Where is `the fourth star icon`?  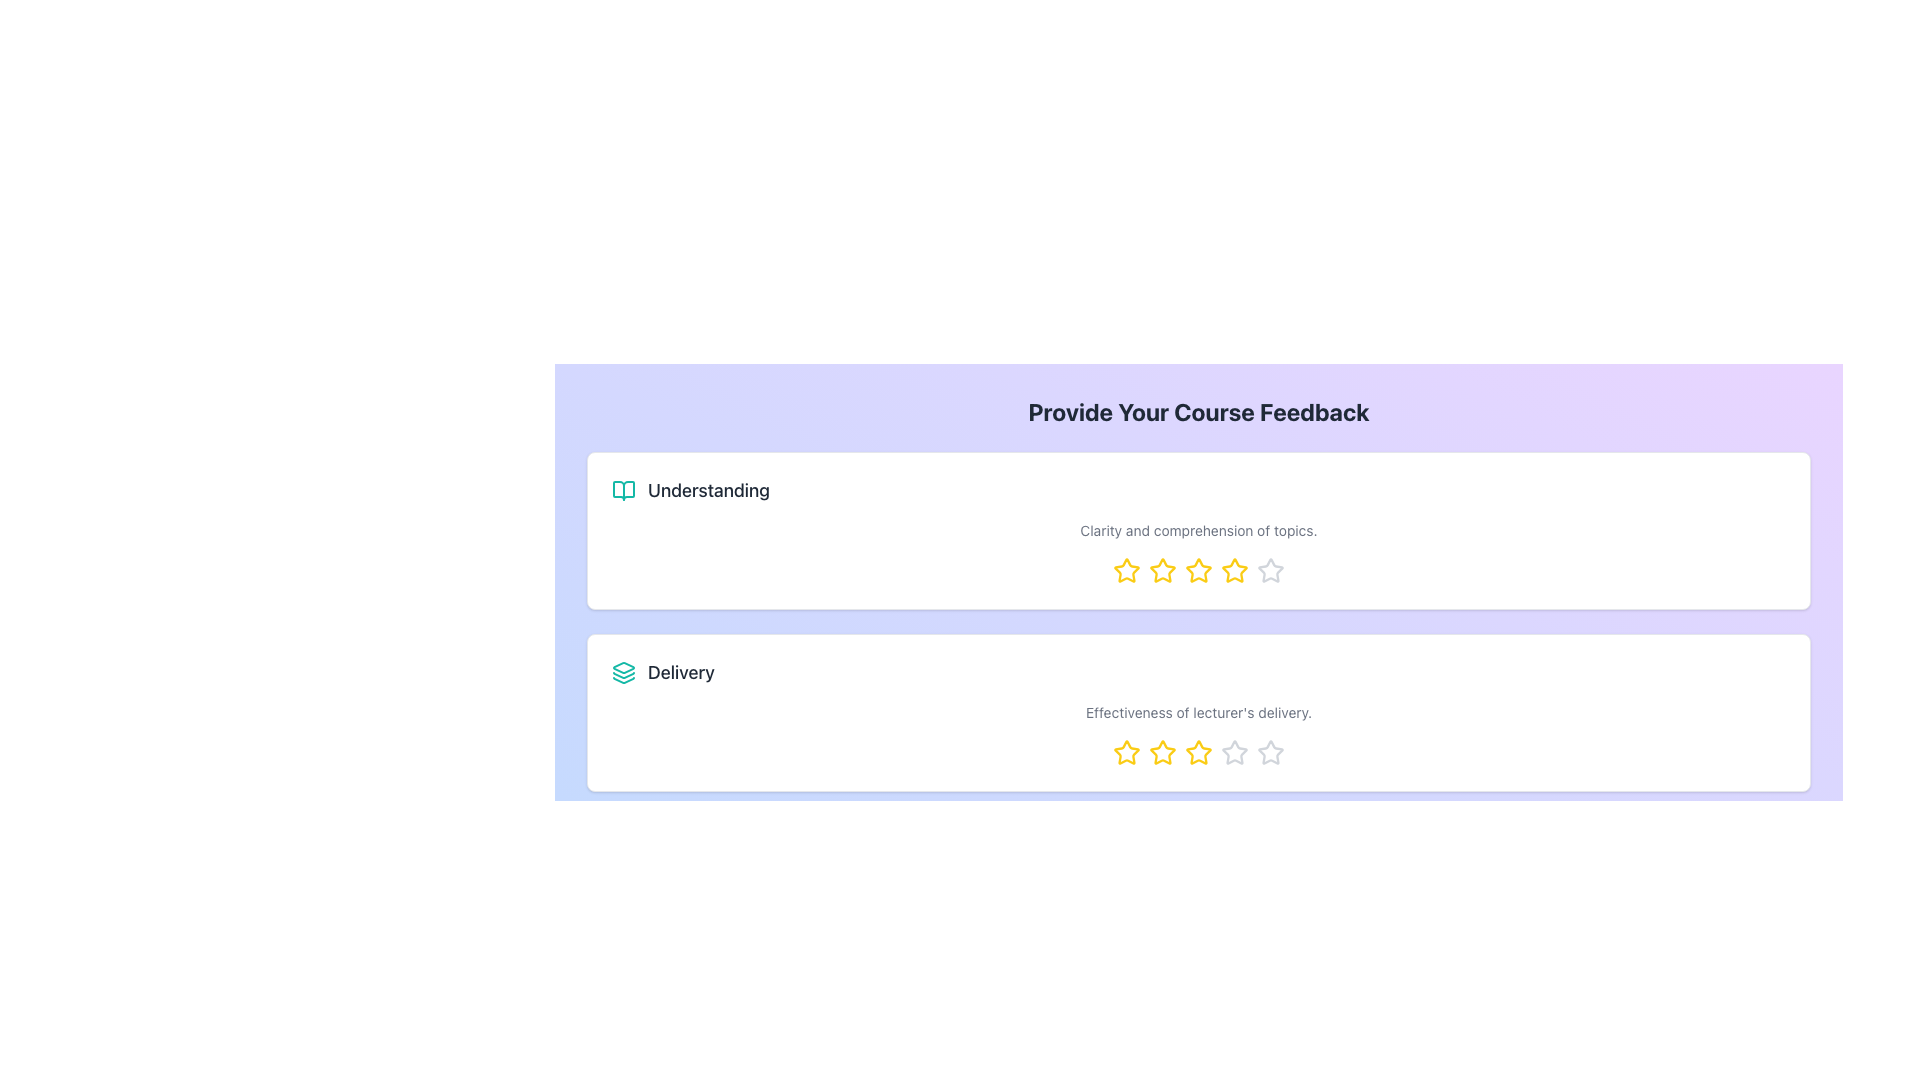 the fourth star icon is located at coordinates (1199, 570).